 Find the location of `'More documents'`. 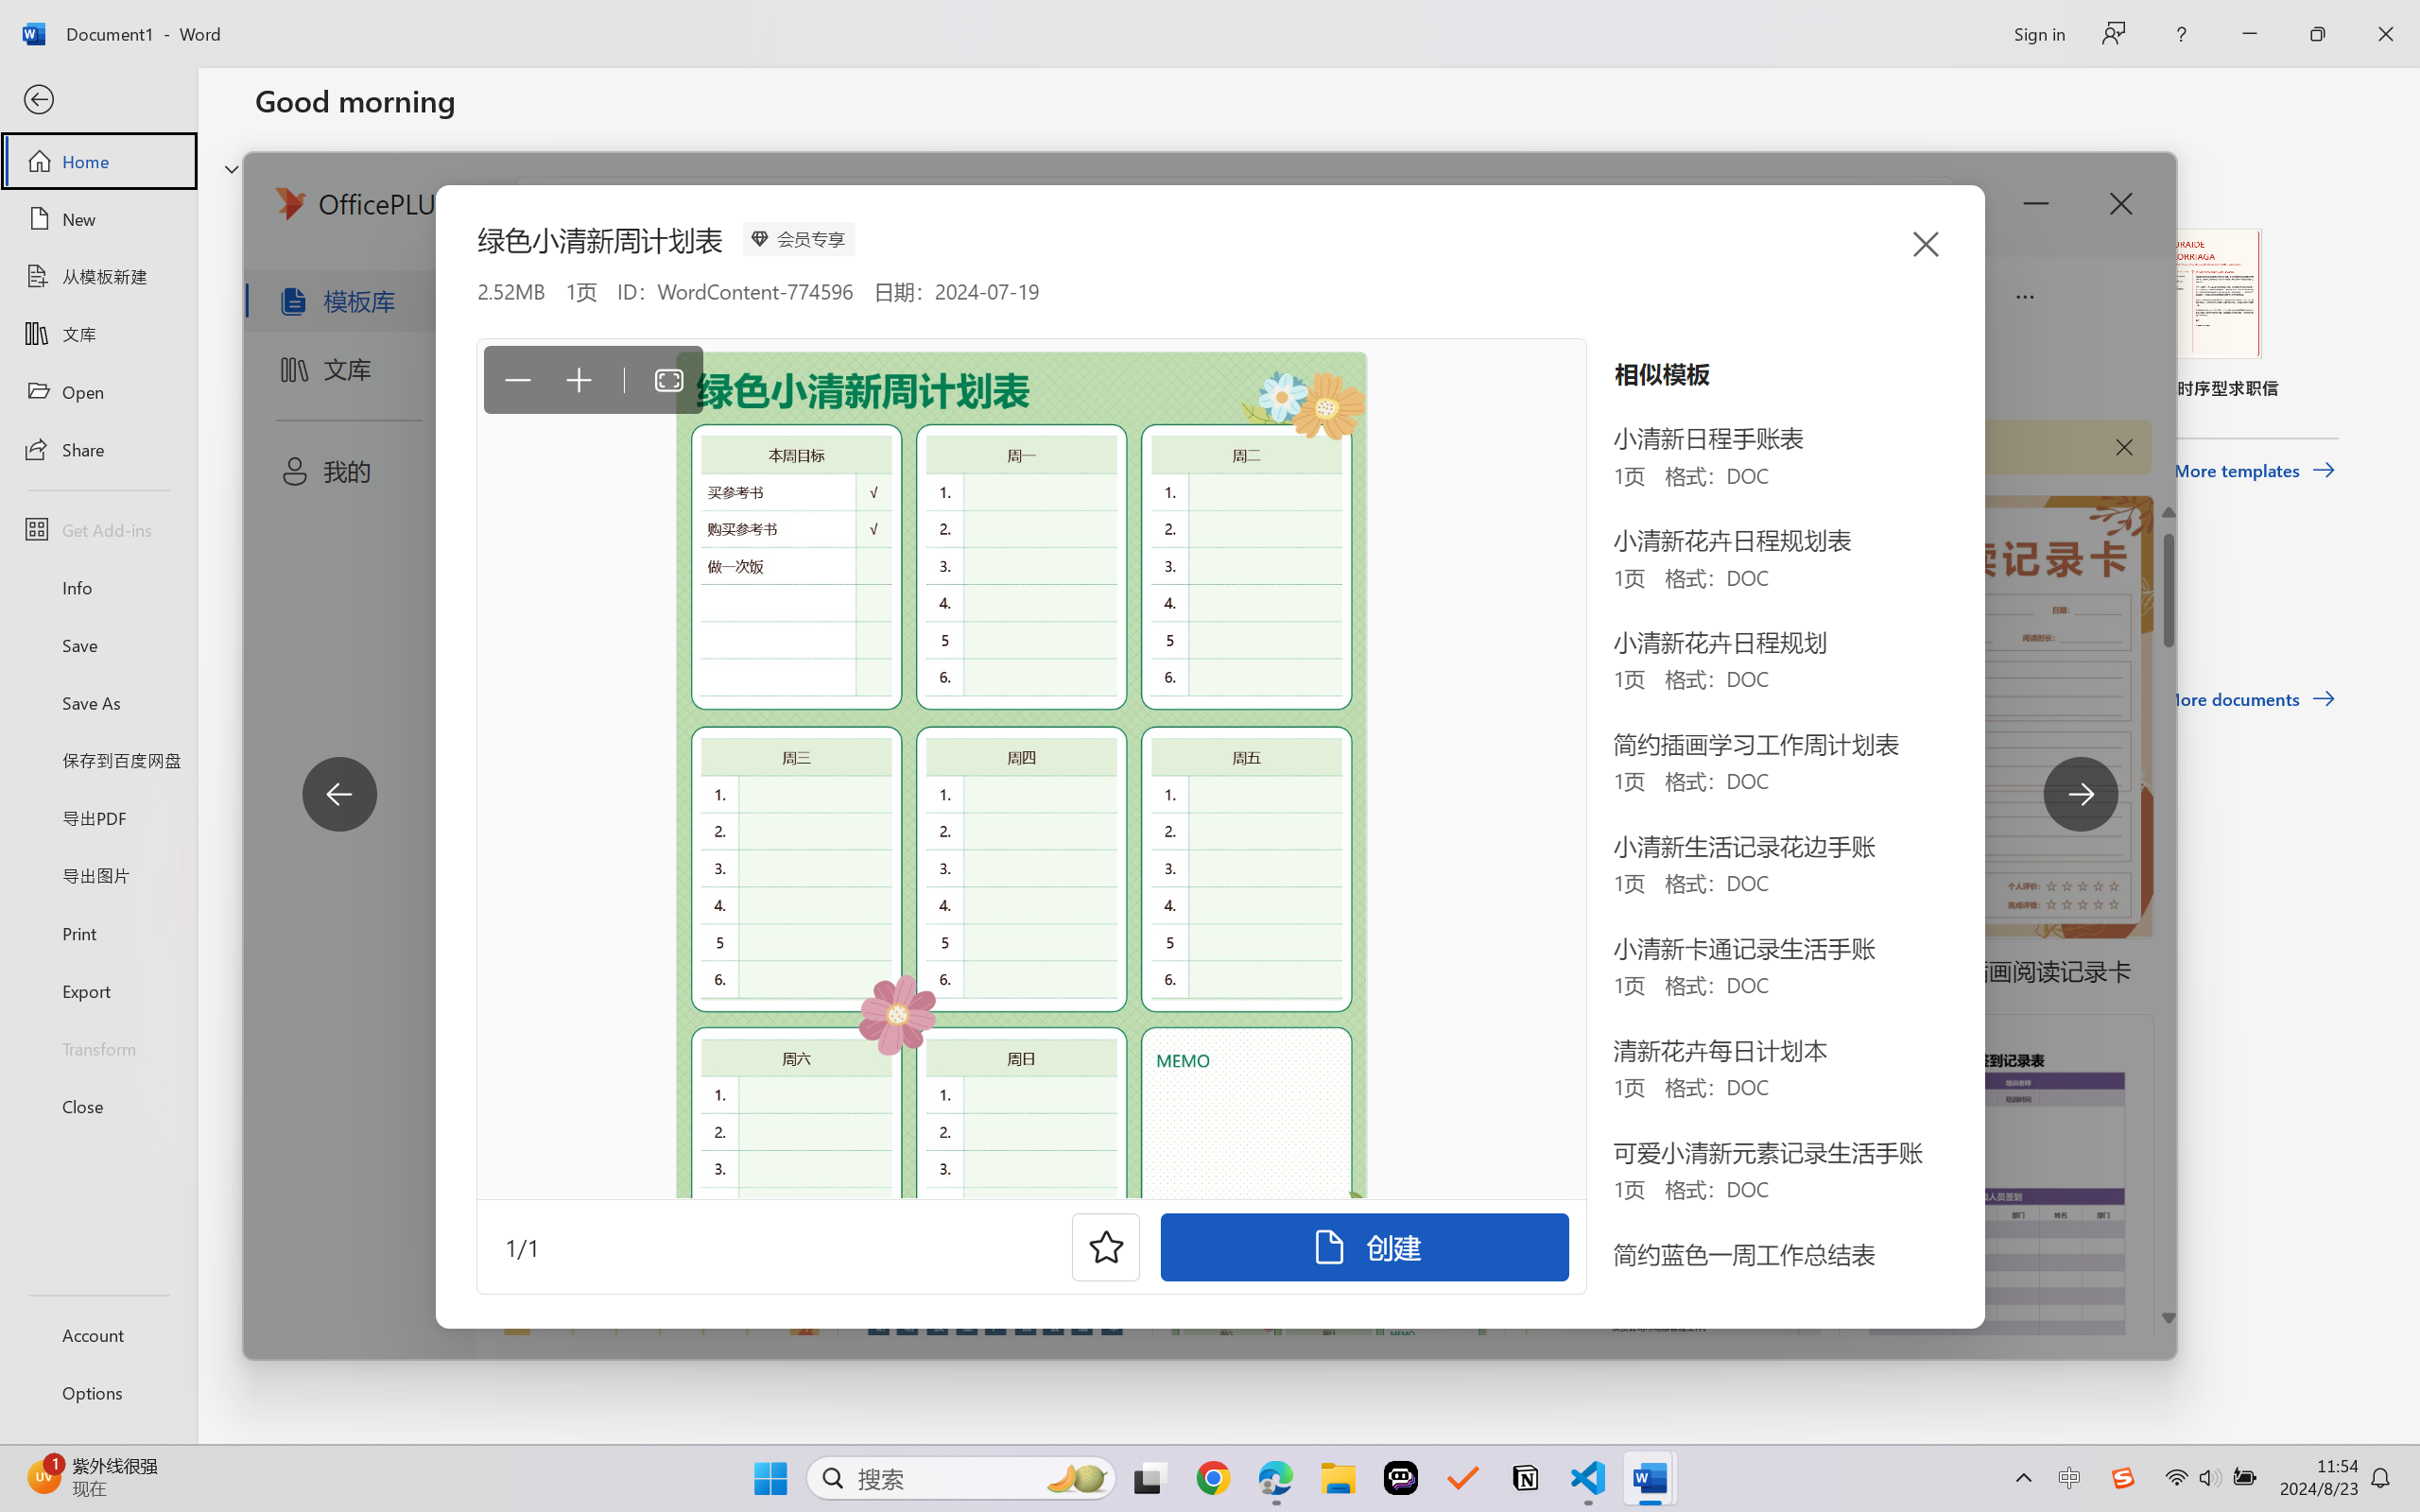

'More documents' is located at coordinates (2249, 698).